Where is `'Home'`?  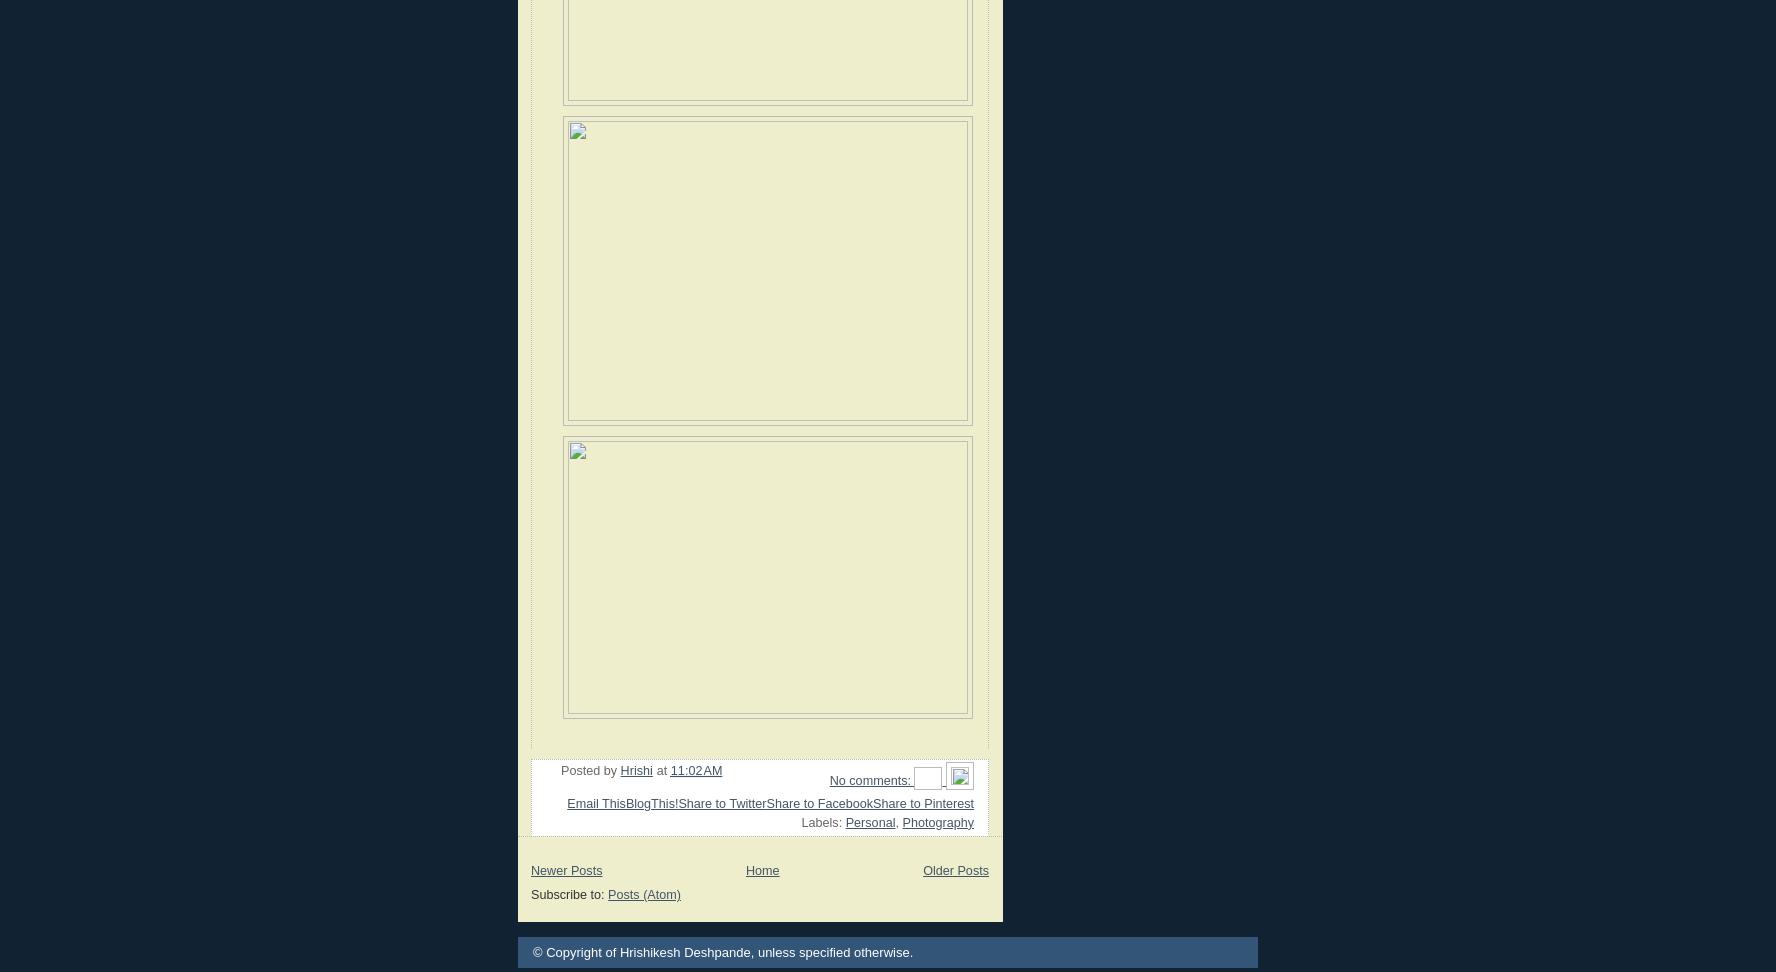
'Home' is located at coordinates (761, 870).